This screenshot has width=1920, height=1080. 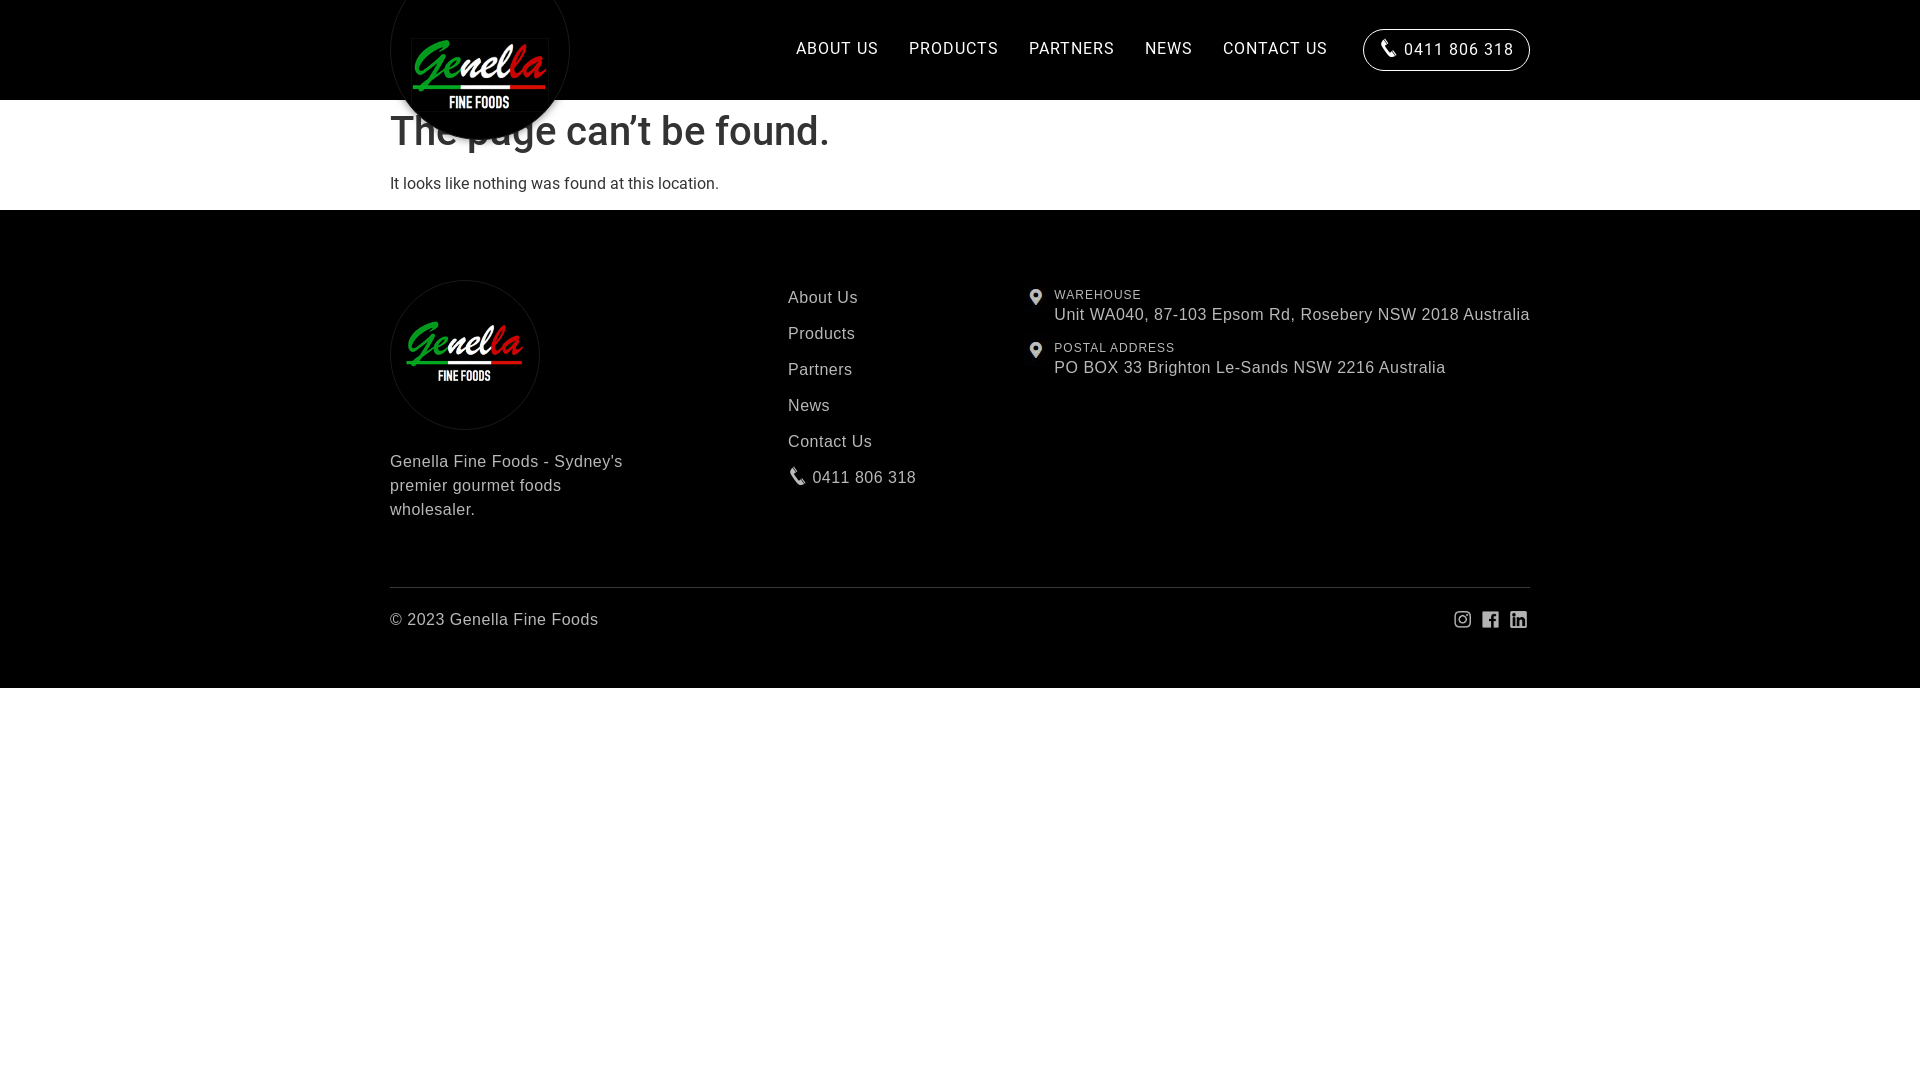 I want to click on 'About Us', so click(x=786, y=297).